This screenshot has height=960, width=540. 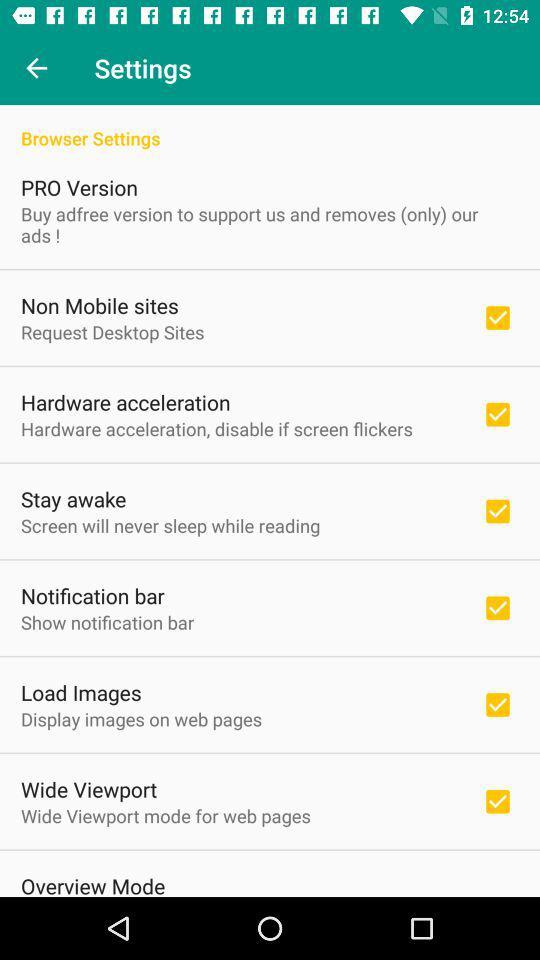 I want to click on screen will never icon, so click(x=170, y=524).